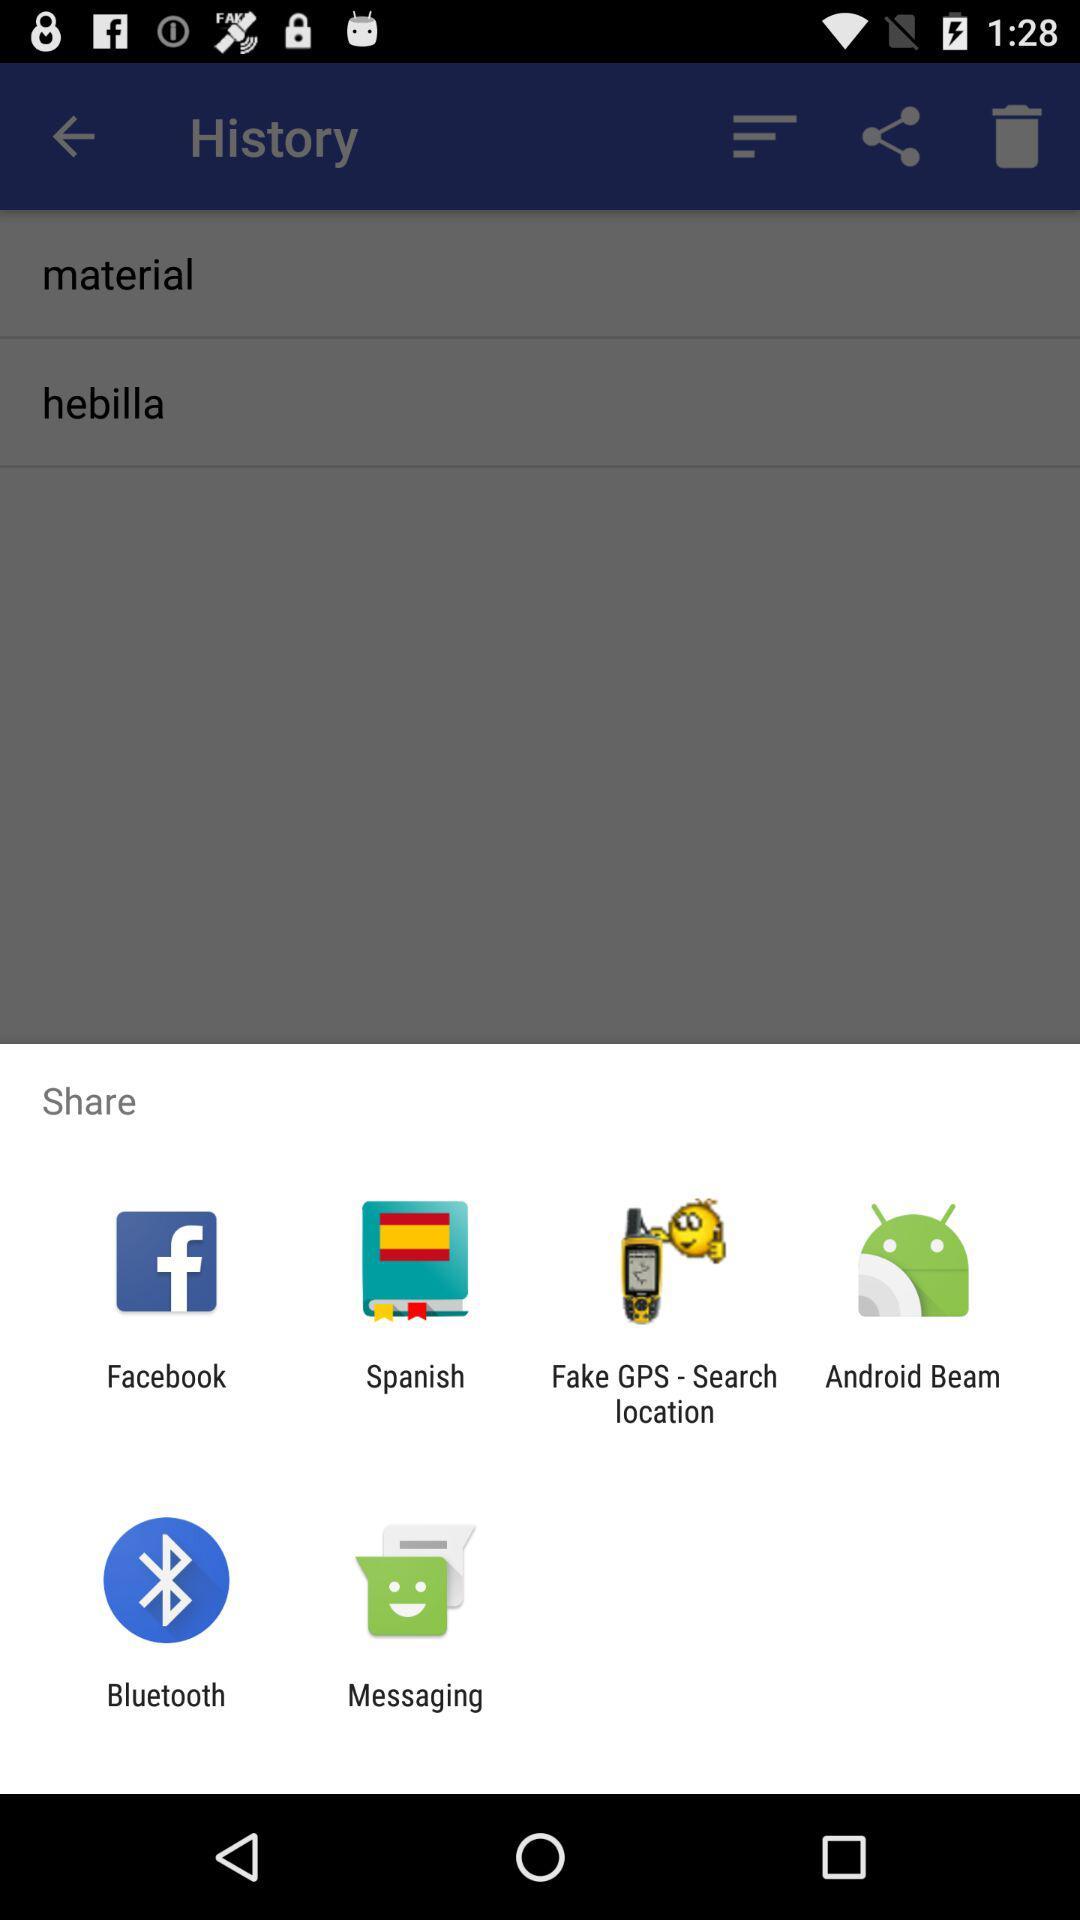 Image resolution: width=1080 pixels, height=1920 pixels. What do you see at coordinates (414, 1392) in the screenshot?
I see `the app next to facebook item` at bounding box center [414, 1392].